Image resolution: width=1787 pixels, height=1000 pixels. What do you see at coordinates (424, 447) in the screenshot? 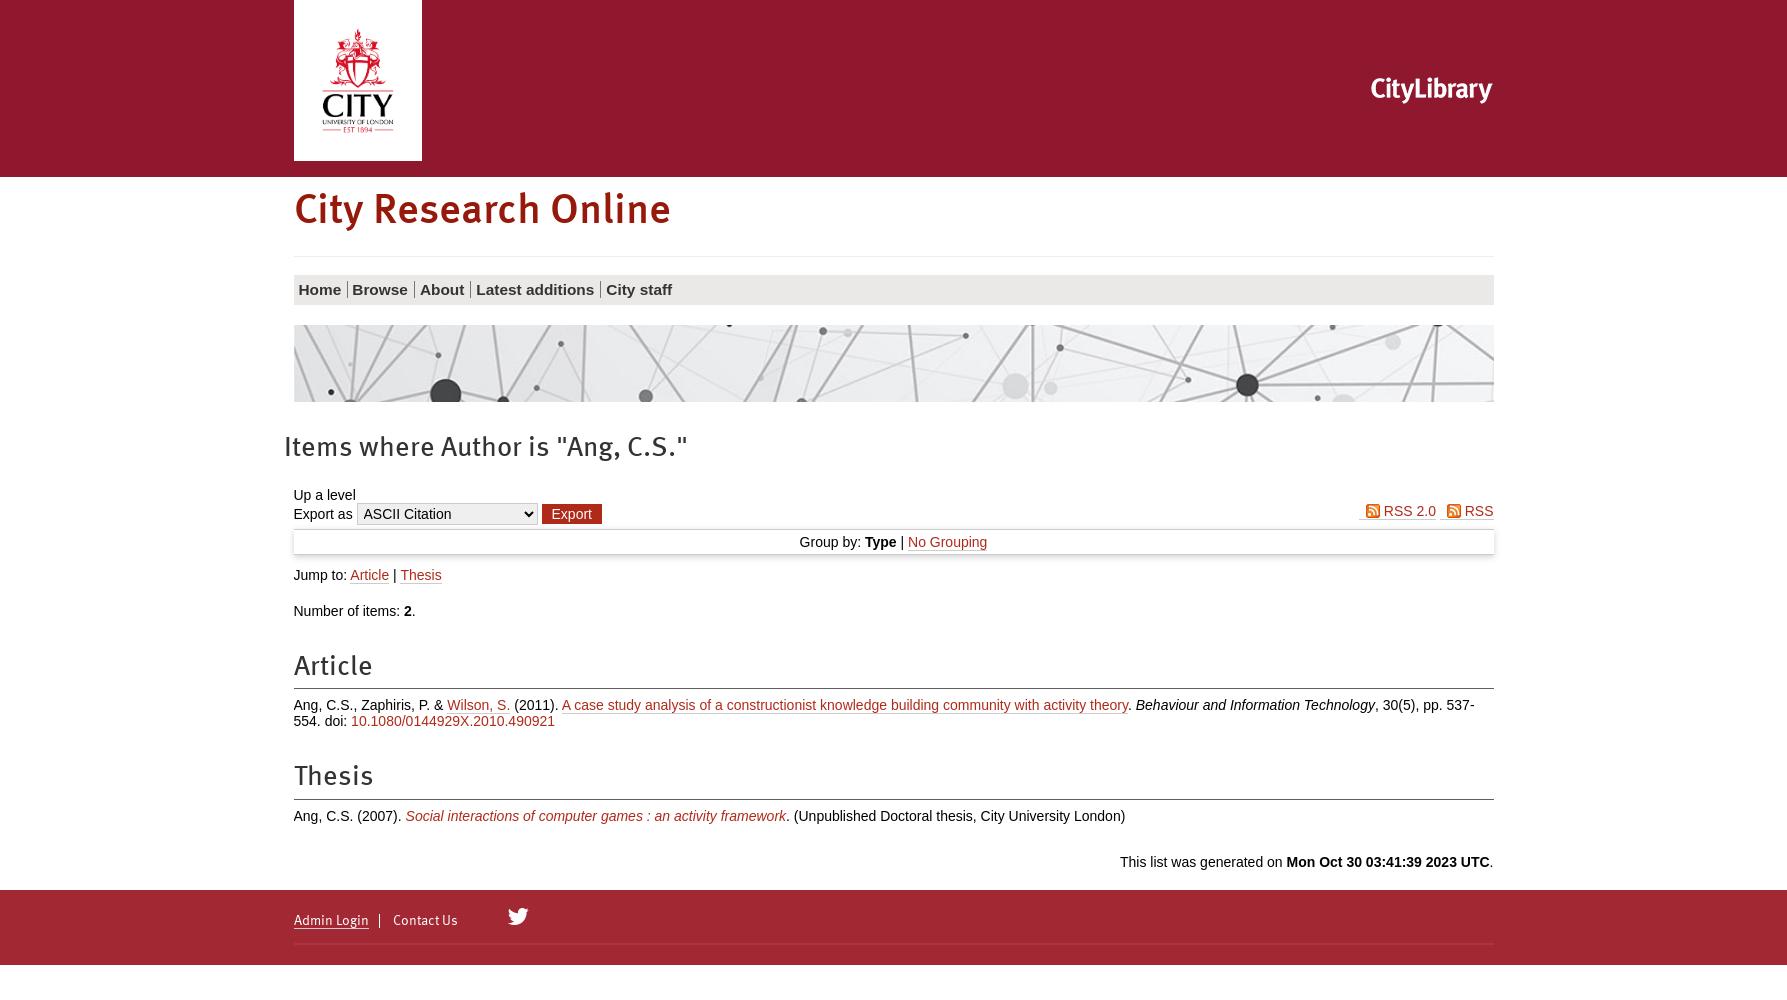
I see `'Items where Author is "'` at bounding box center [424, 447].